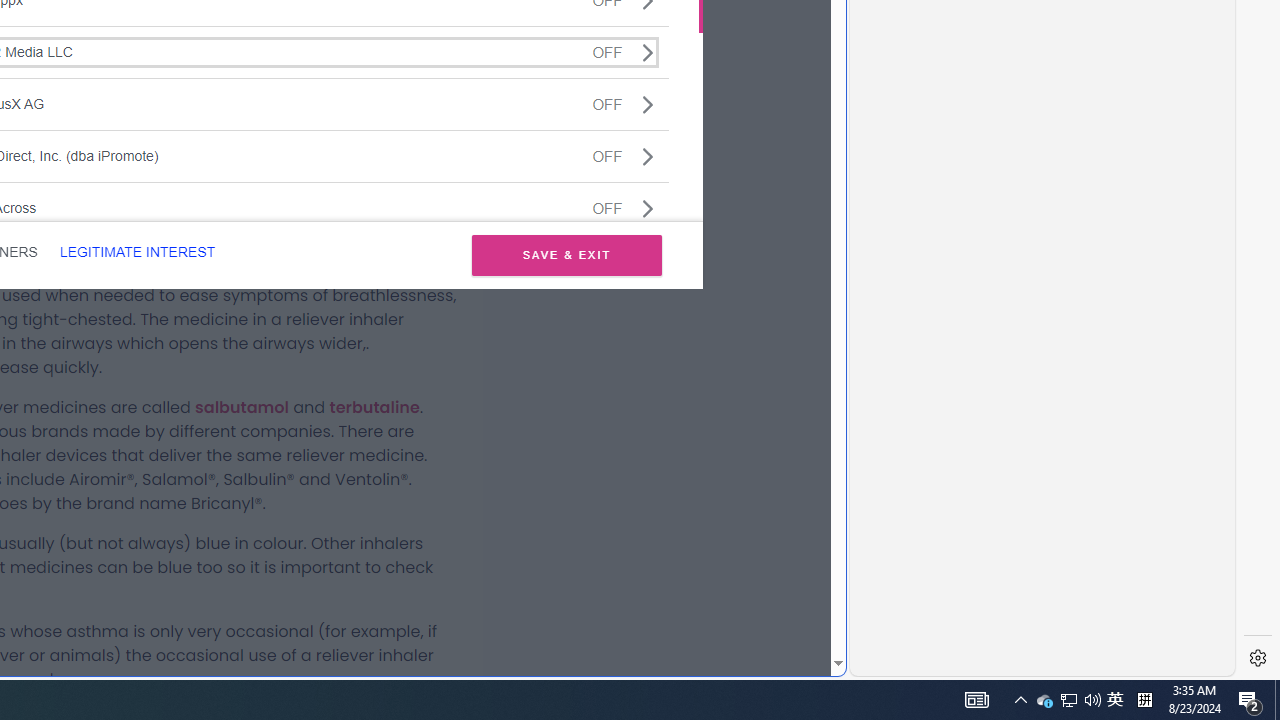 This screenshot has width=1280, height=720. What do you see at coordinates (648, 208) in the screenshot?
I see `'Class: css-jswnc6'` at bounding box center [648, 208].